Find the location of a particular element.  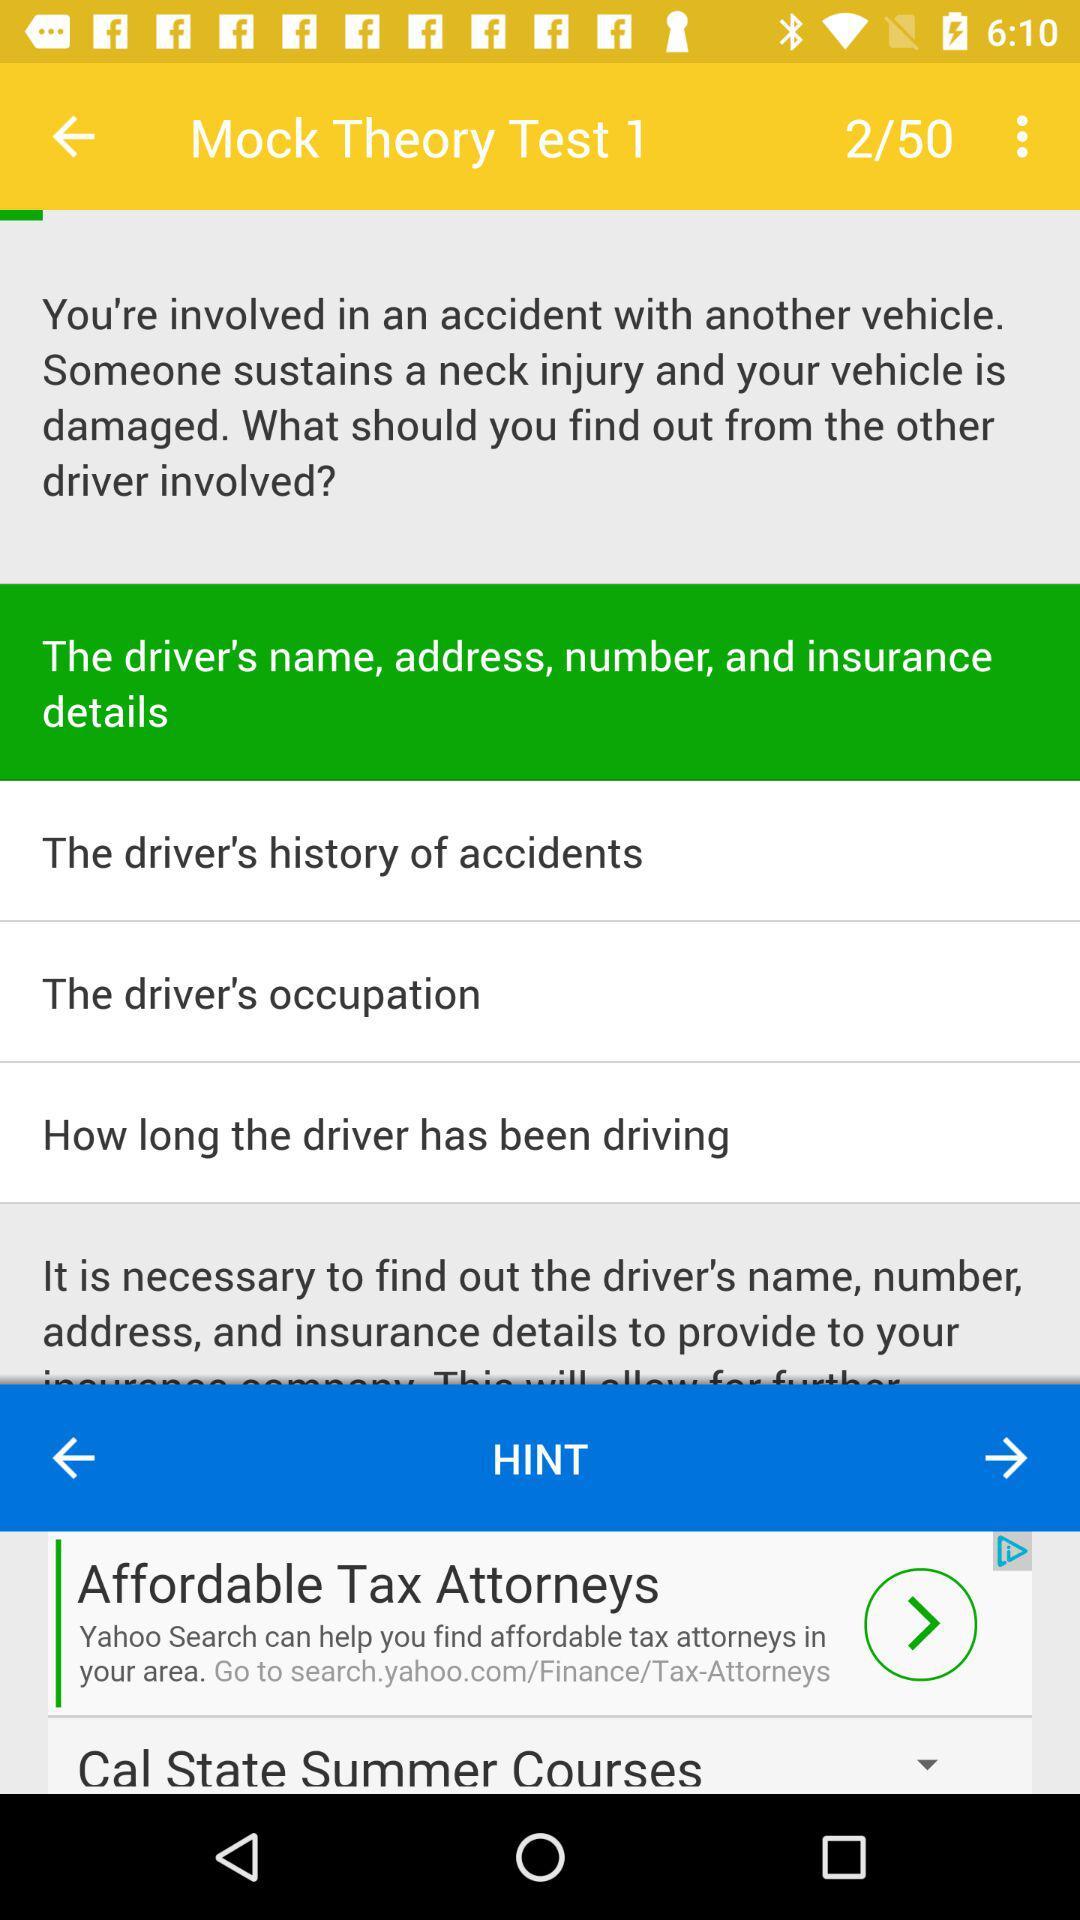

go back is located at coordinates (72, 1458).